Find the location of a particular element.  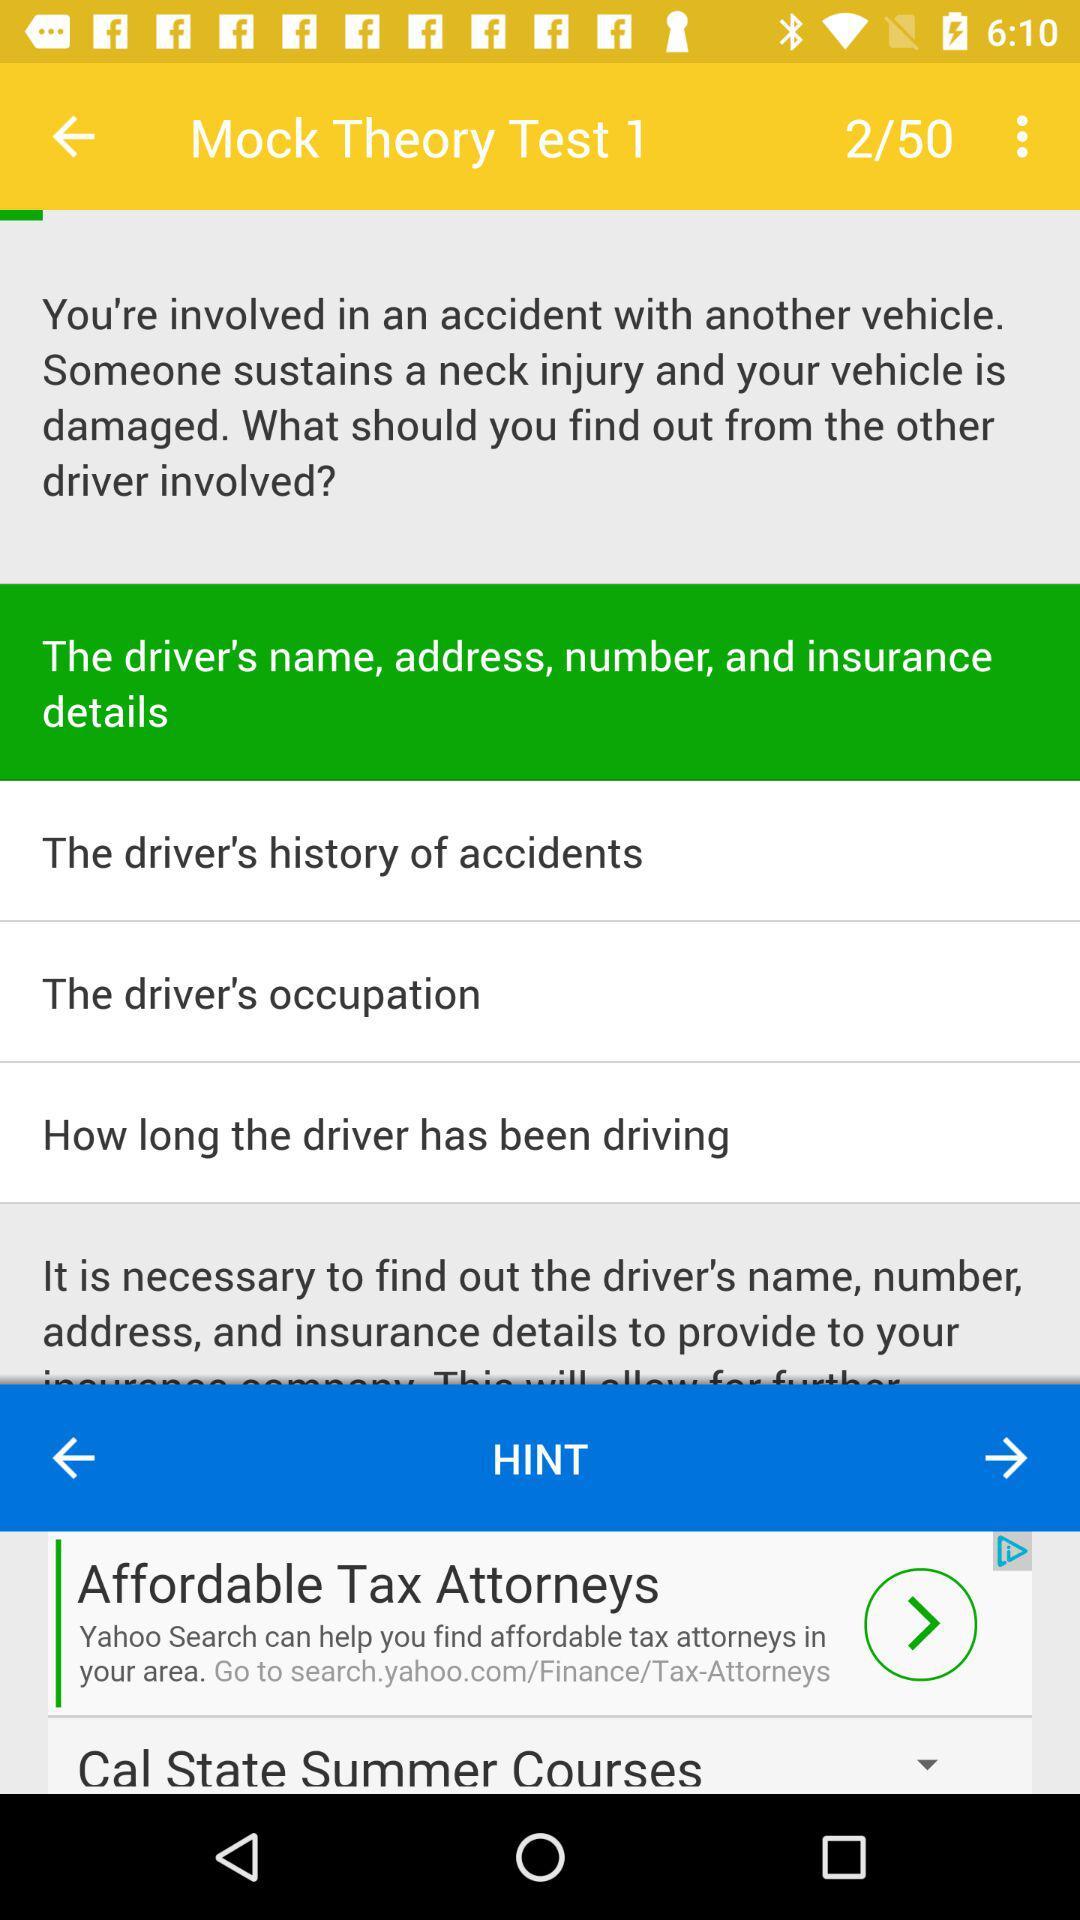

go back is located at coordinates (72, 1458).